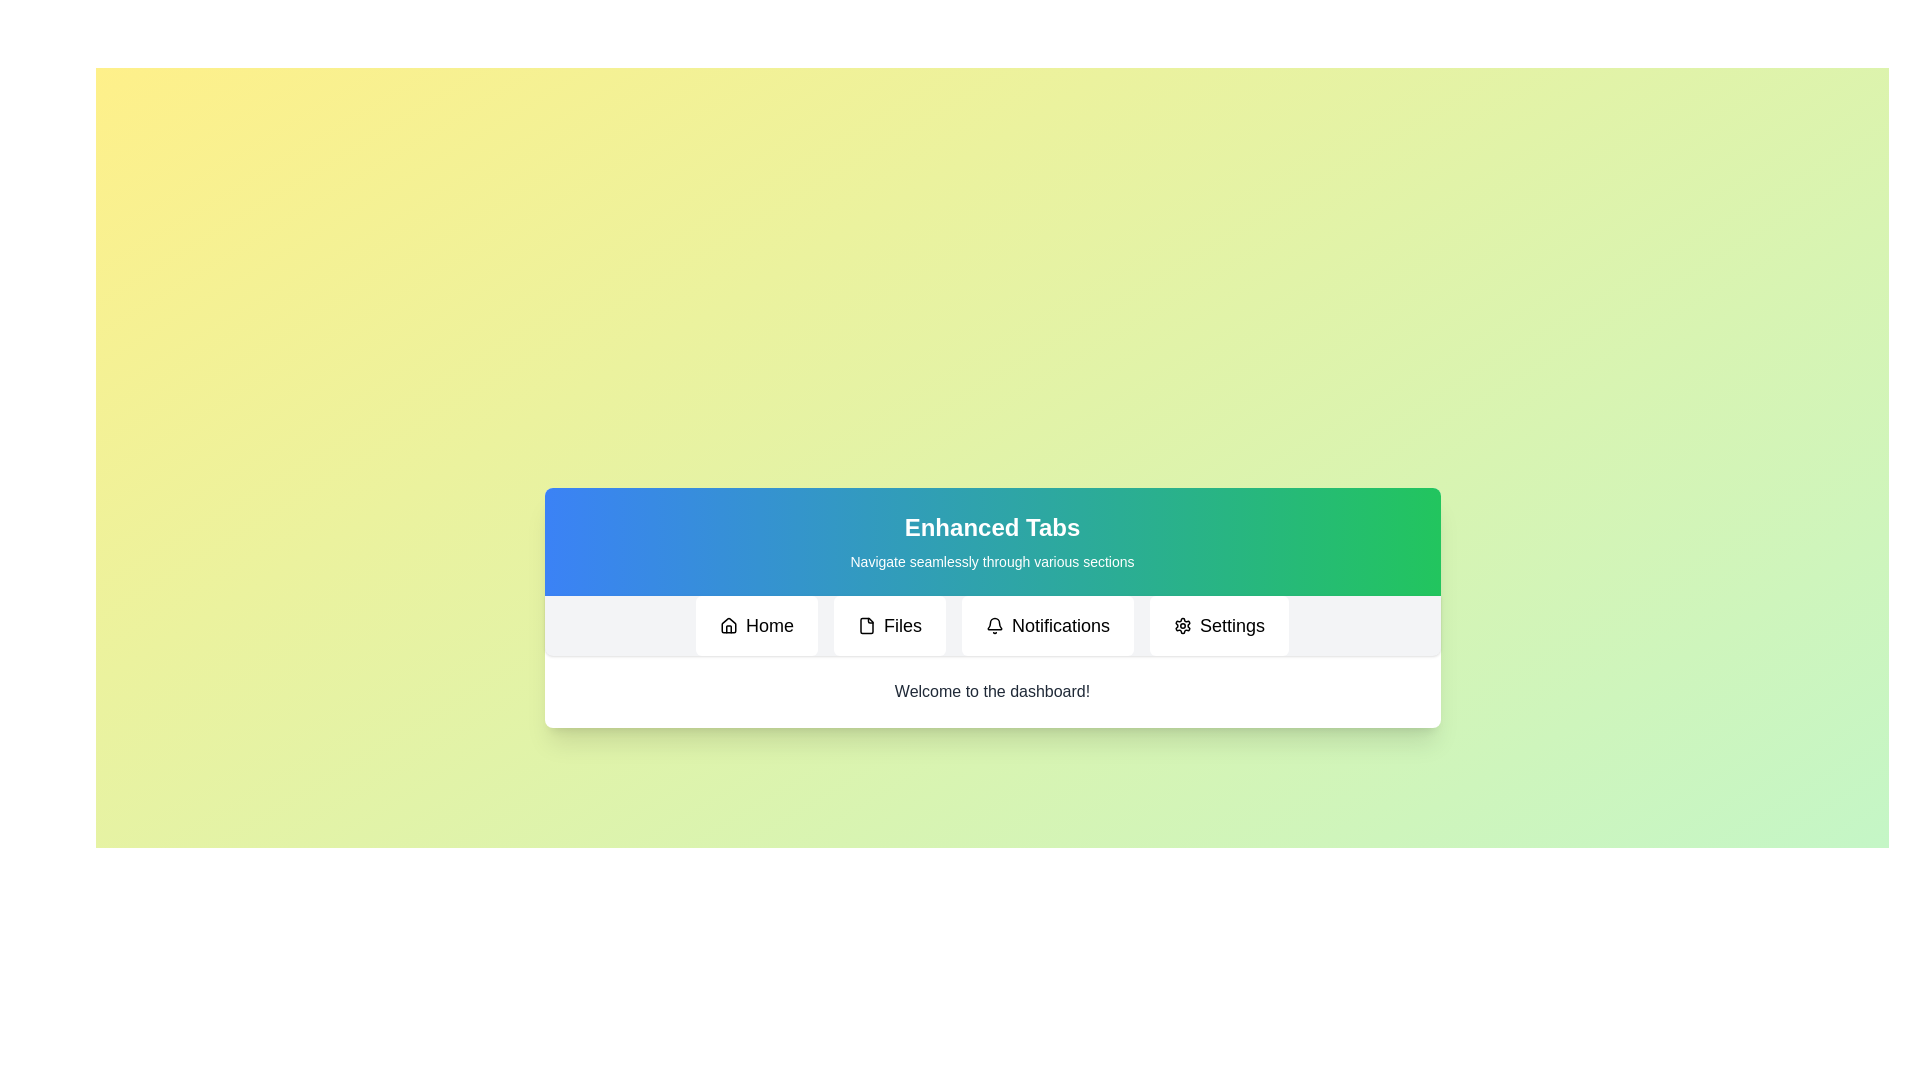 Image resolution: width=1920 pixels, height=1080 pixels. What do you see at coordinates (768, 624) in the screenshot?
I see `the static text label for the 'Home' tab in the navigation menu, which is positioned to the right of the house-shaped icon` at bounding box center [768, 624].